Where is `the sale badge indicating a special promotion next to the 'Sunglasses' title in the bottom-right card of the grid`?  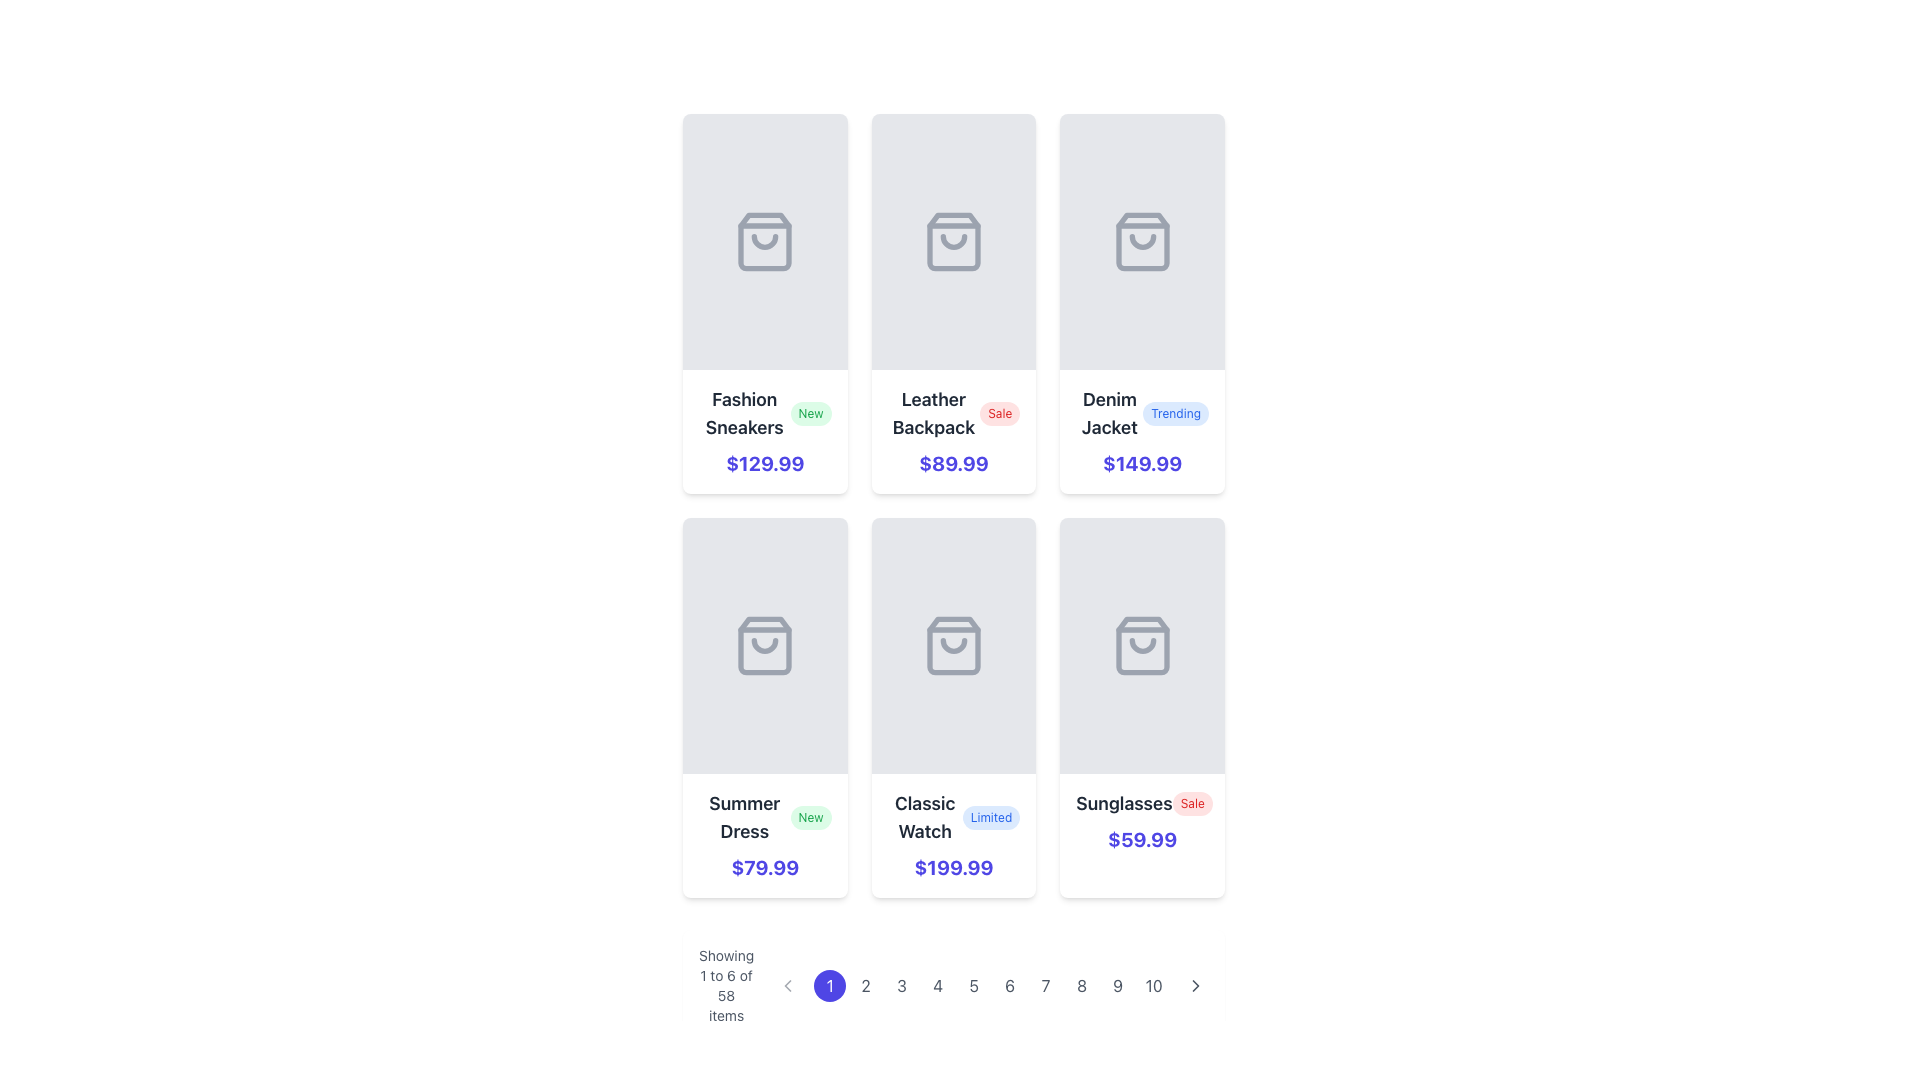
the sale badge indicating a special promotion next to the 'Sunglasses' title in the bottom-right card of the grid is located at coordinates (1192, 802).